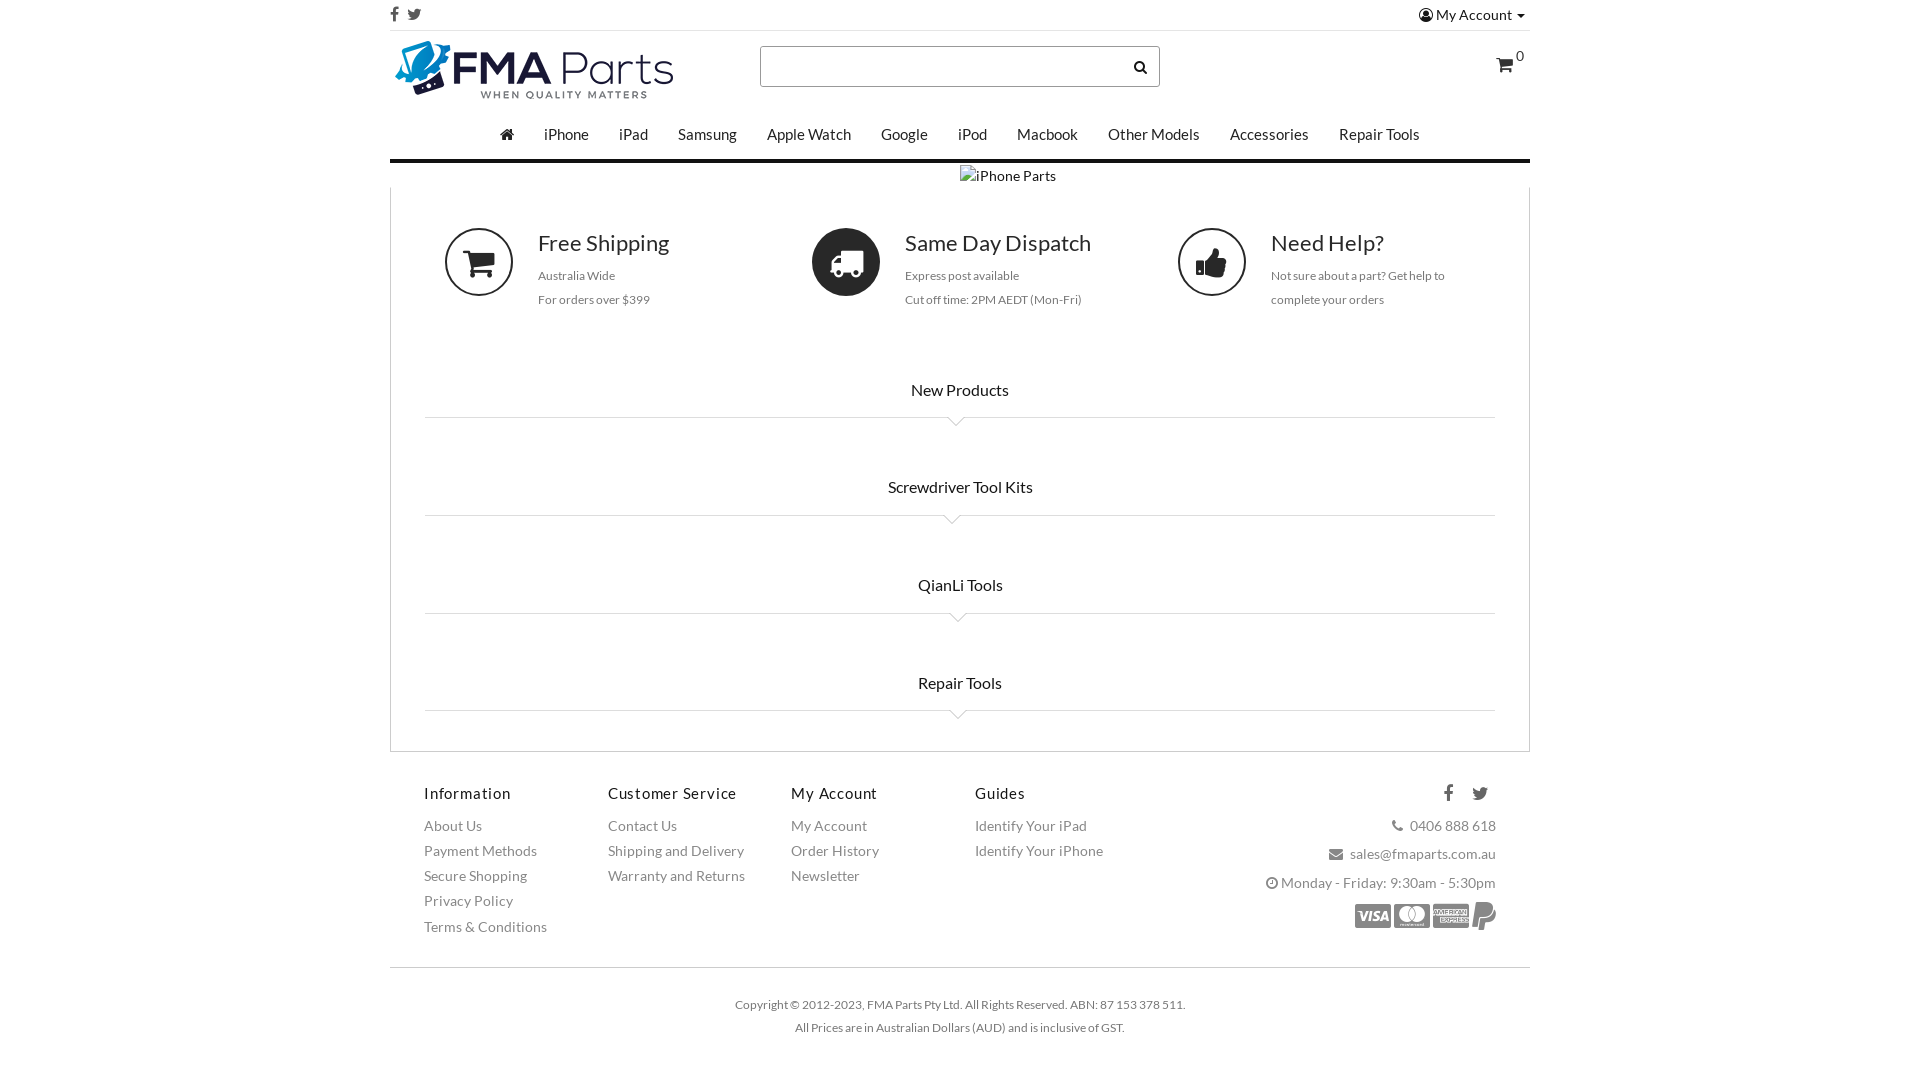  I want to click on 'Google', so click(903, 134).